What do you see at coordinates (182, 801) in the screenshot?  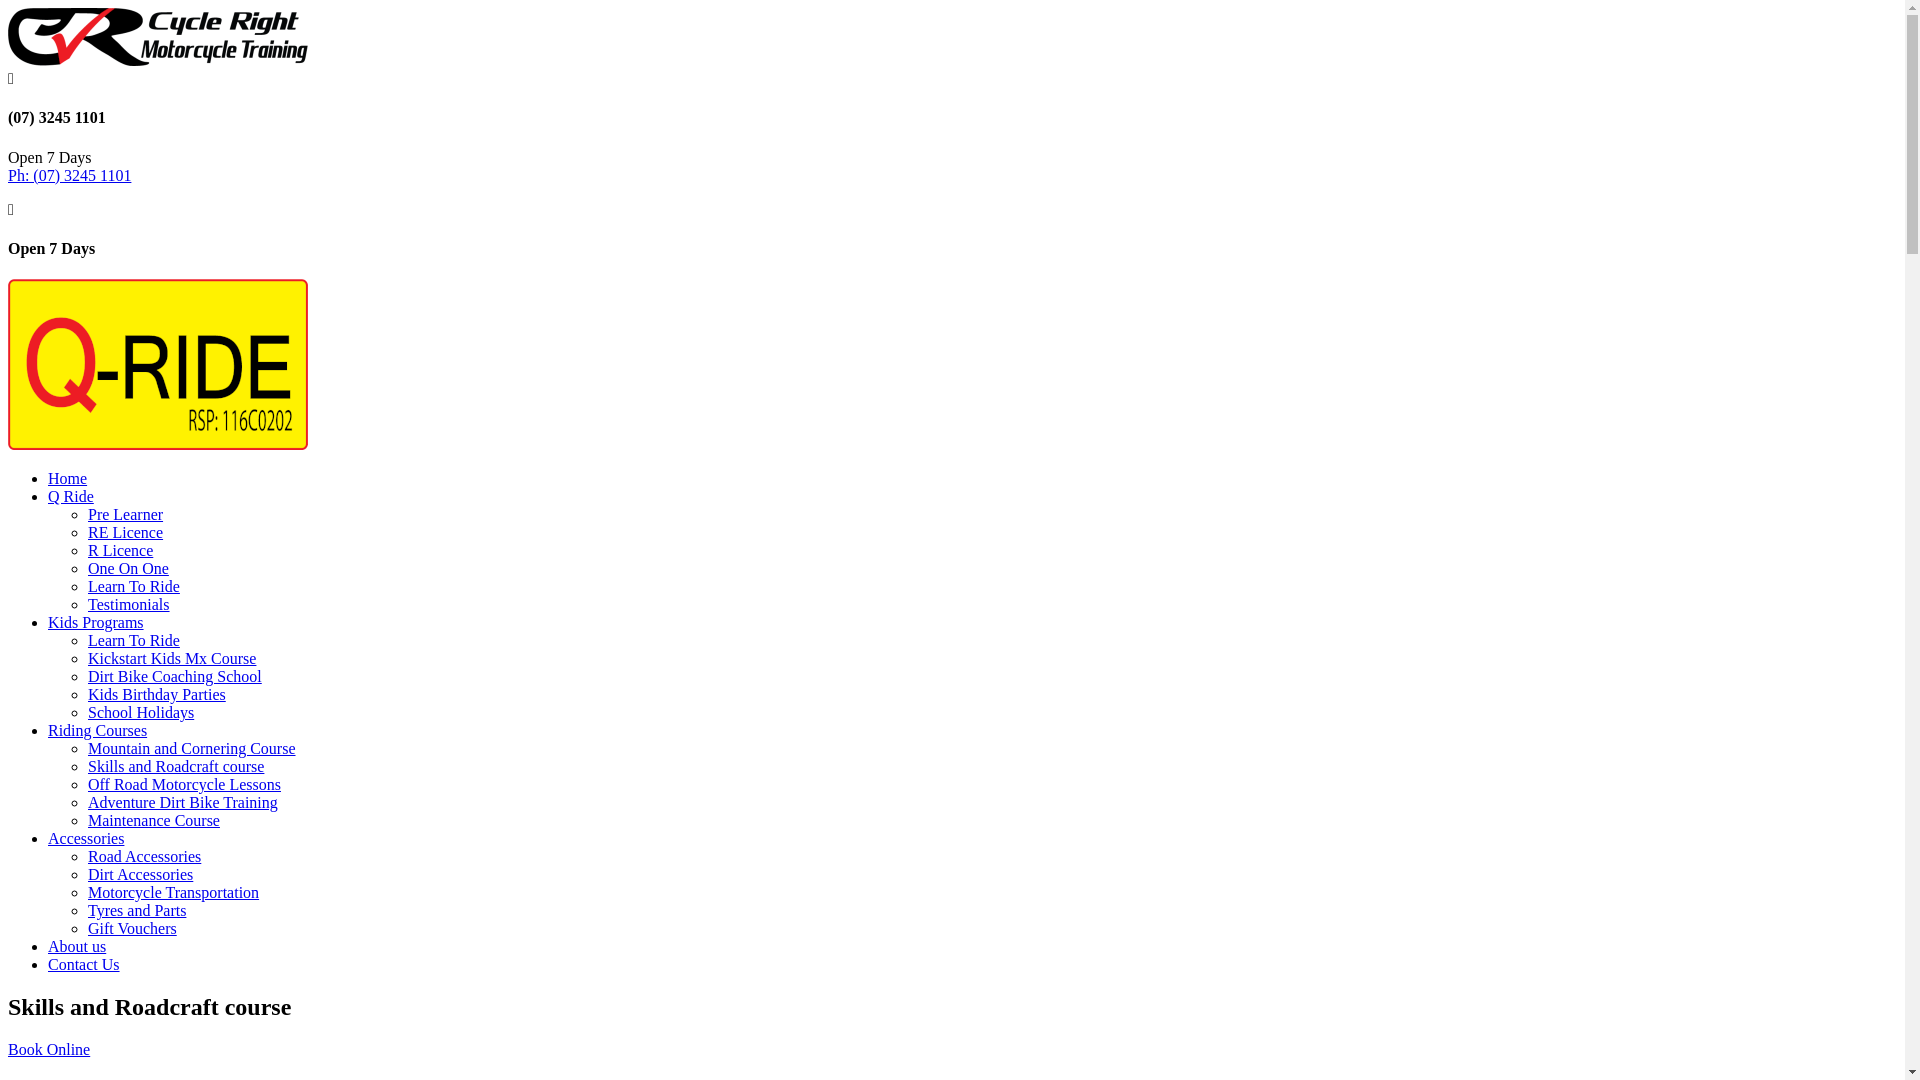 I see `'Adventure Dirt Bike Training'` at bounding box center [182, 801].